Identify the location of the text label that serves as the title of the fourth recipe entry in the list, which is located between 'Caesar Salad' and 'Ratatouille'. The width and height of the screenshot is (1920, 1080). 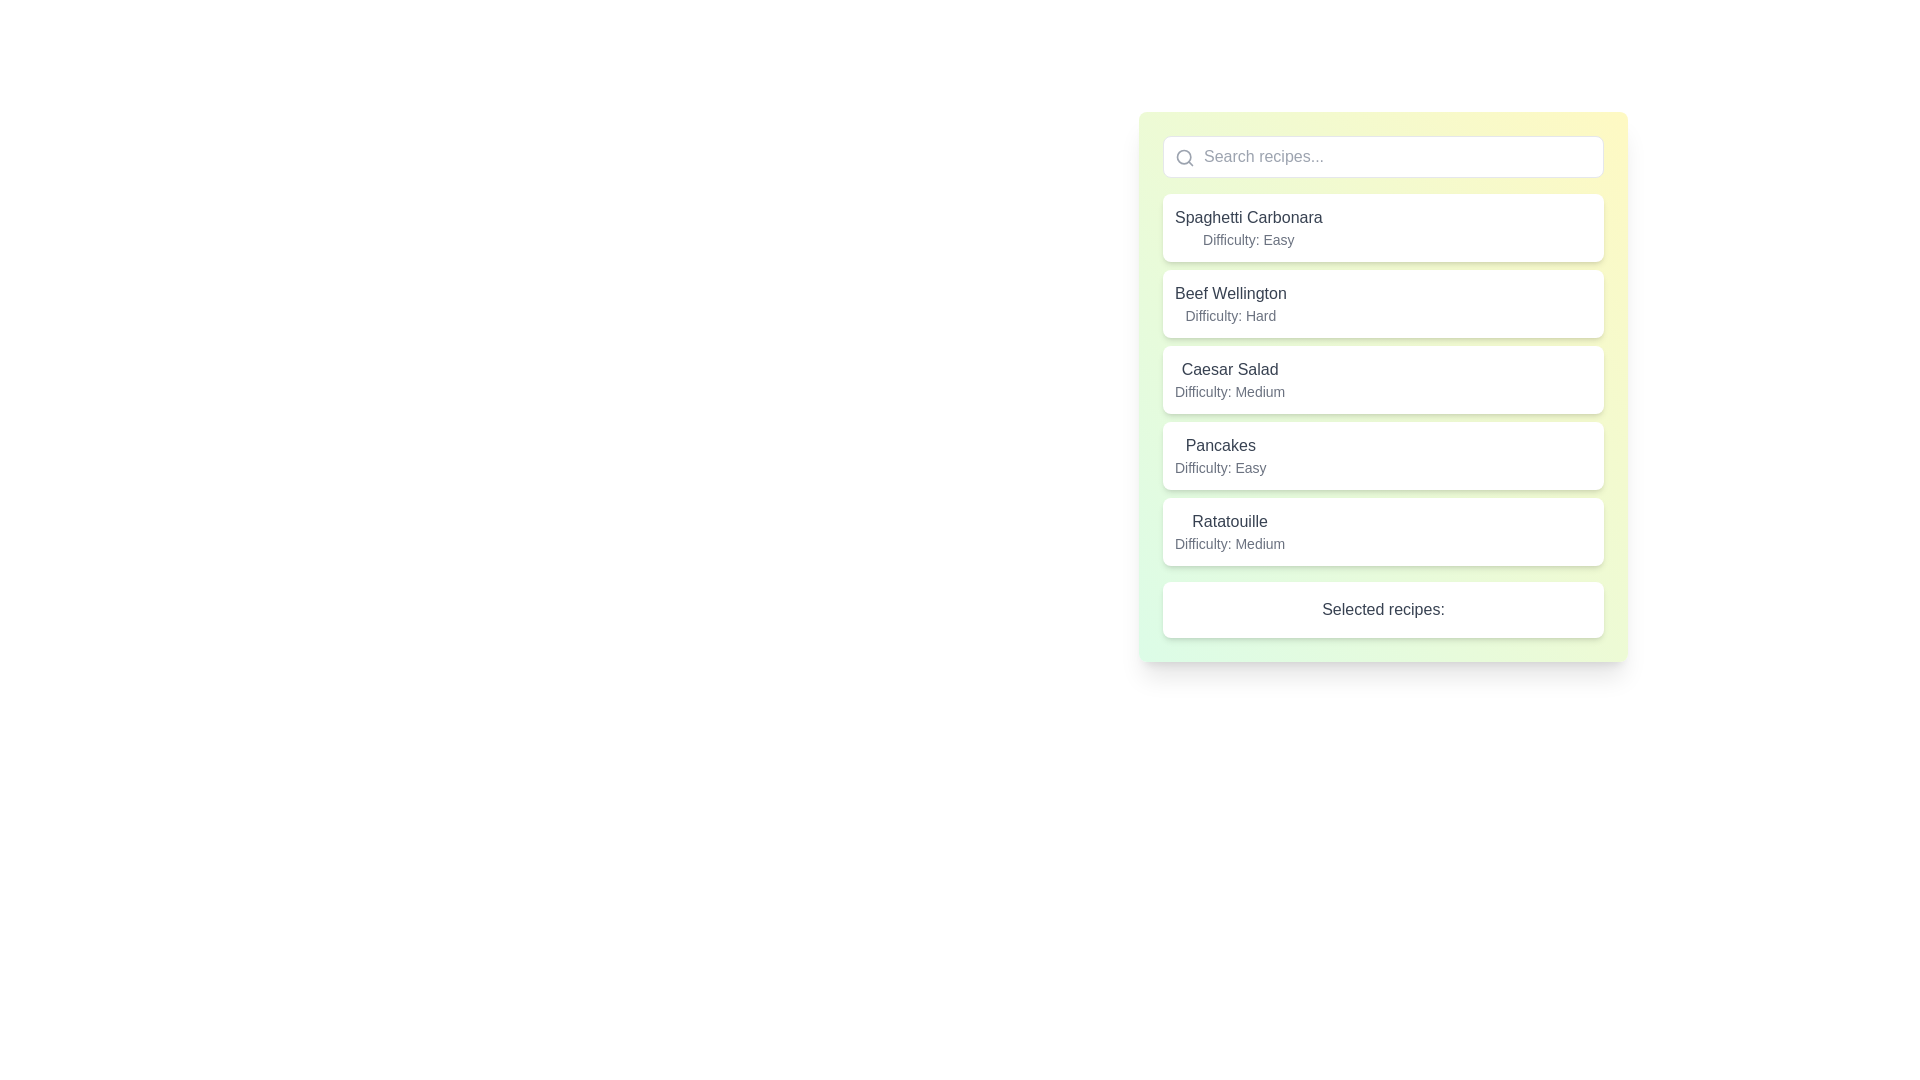
(1219, 445).